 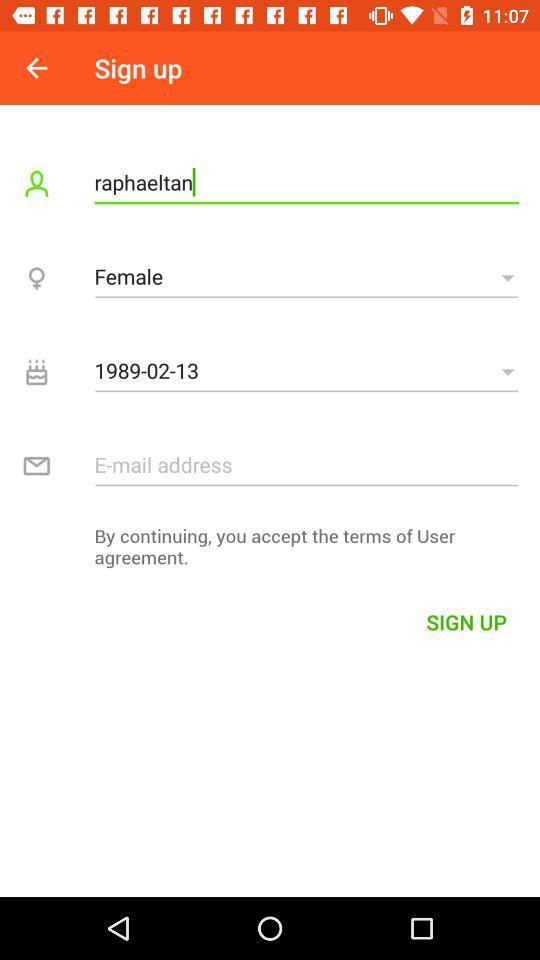 What do you see at coordinates (36, 68) in the screenshot?
I see `the icon next to the sign up icon` at bounding box center [36, 68].